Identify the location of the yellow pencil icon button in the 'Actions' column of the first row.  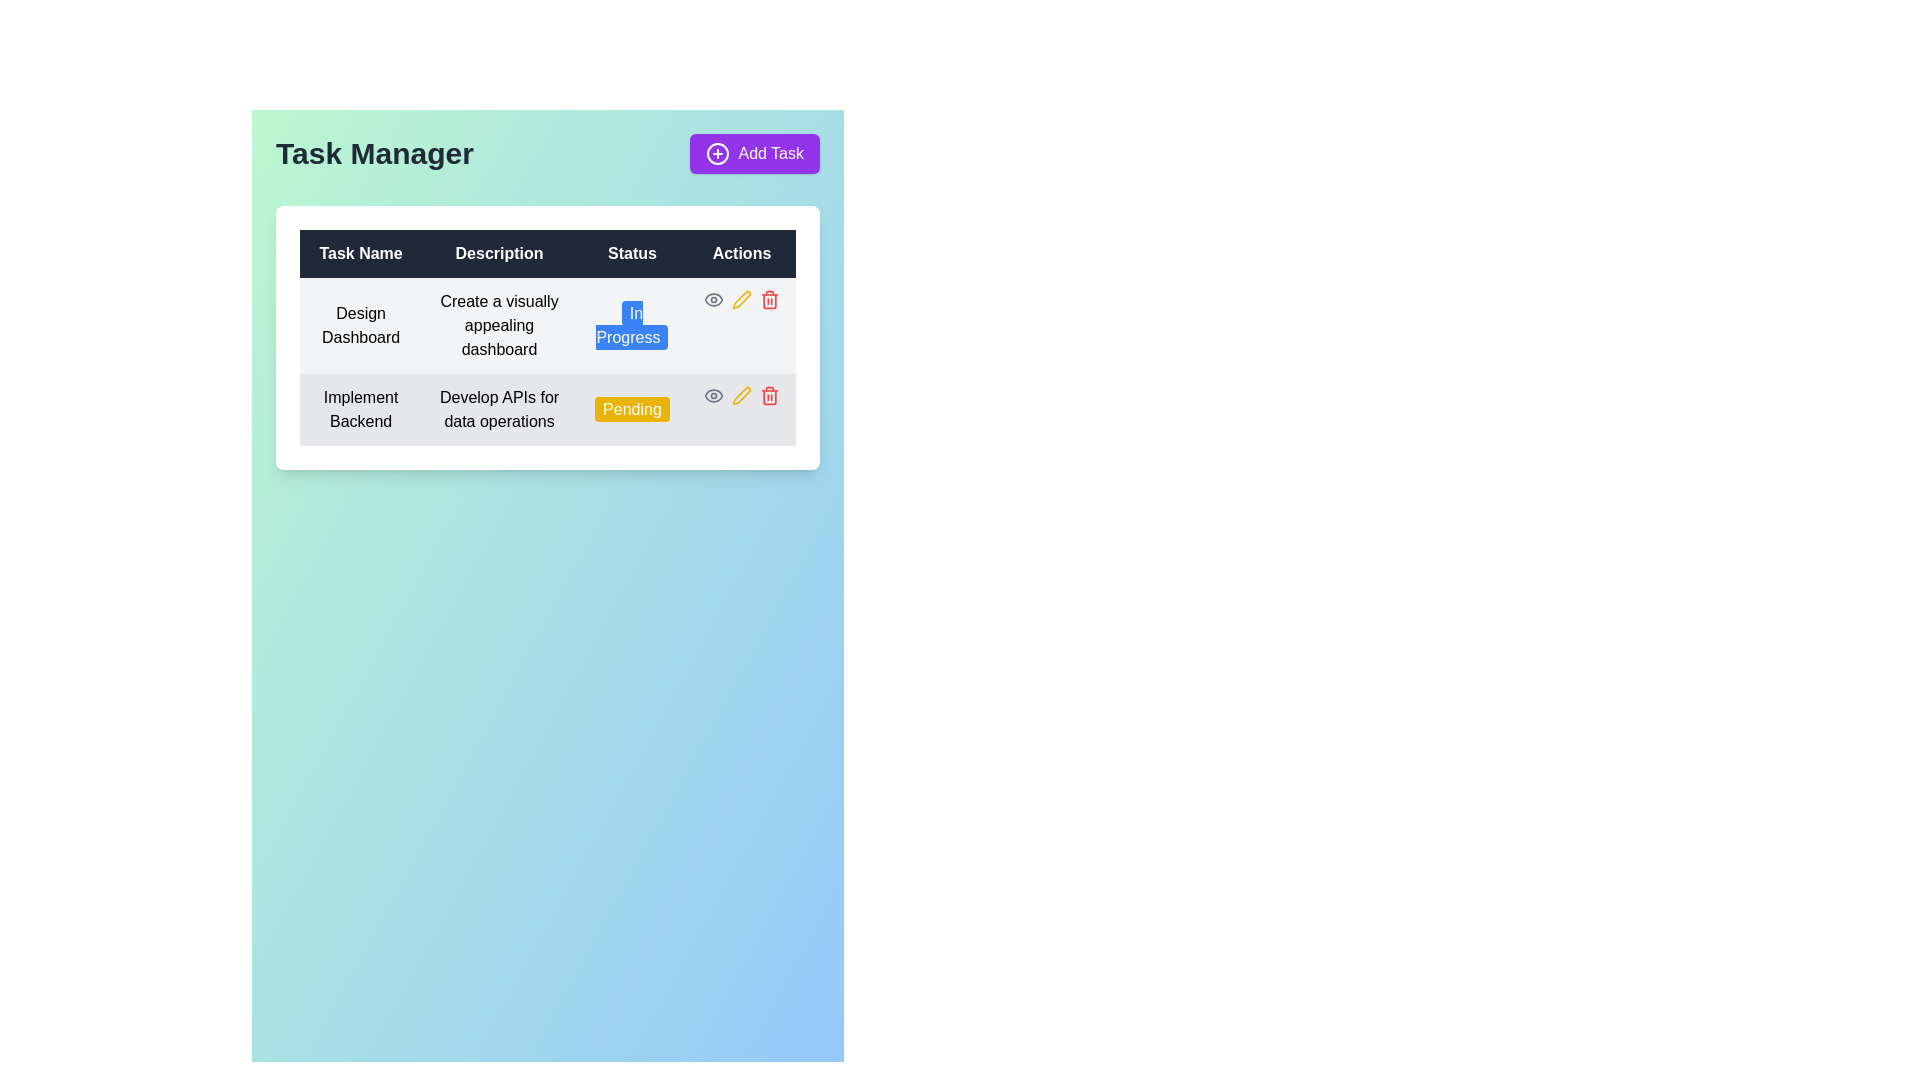
(740, 396).